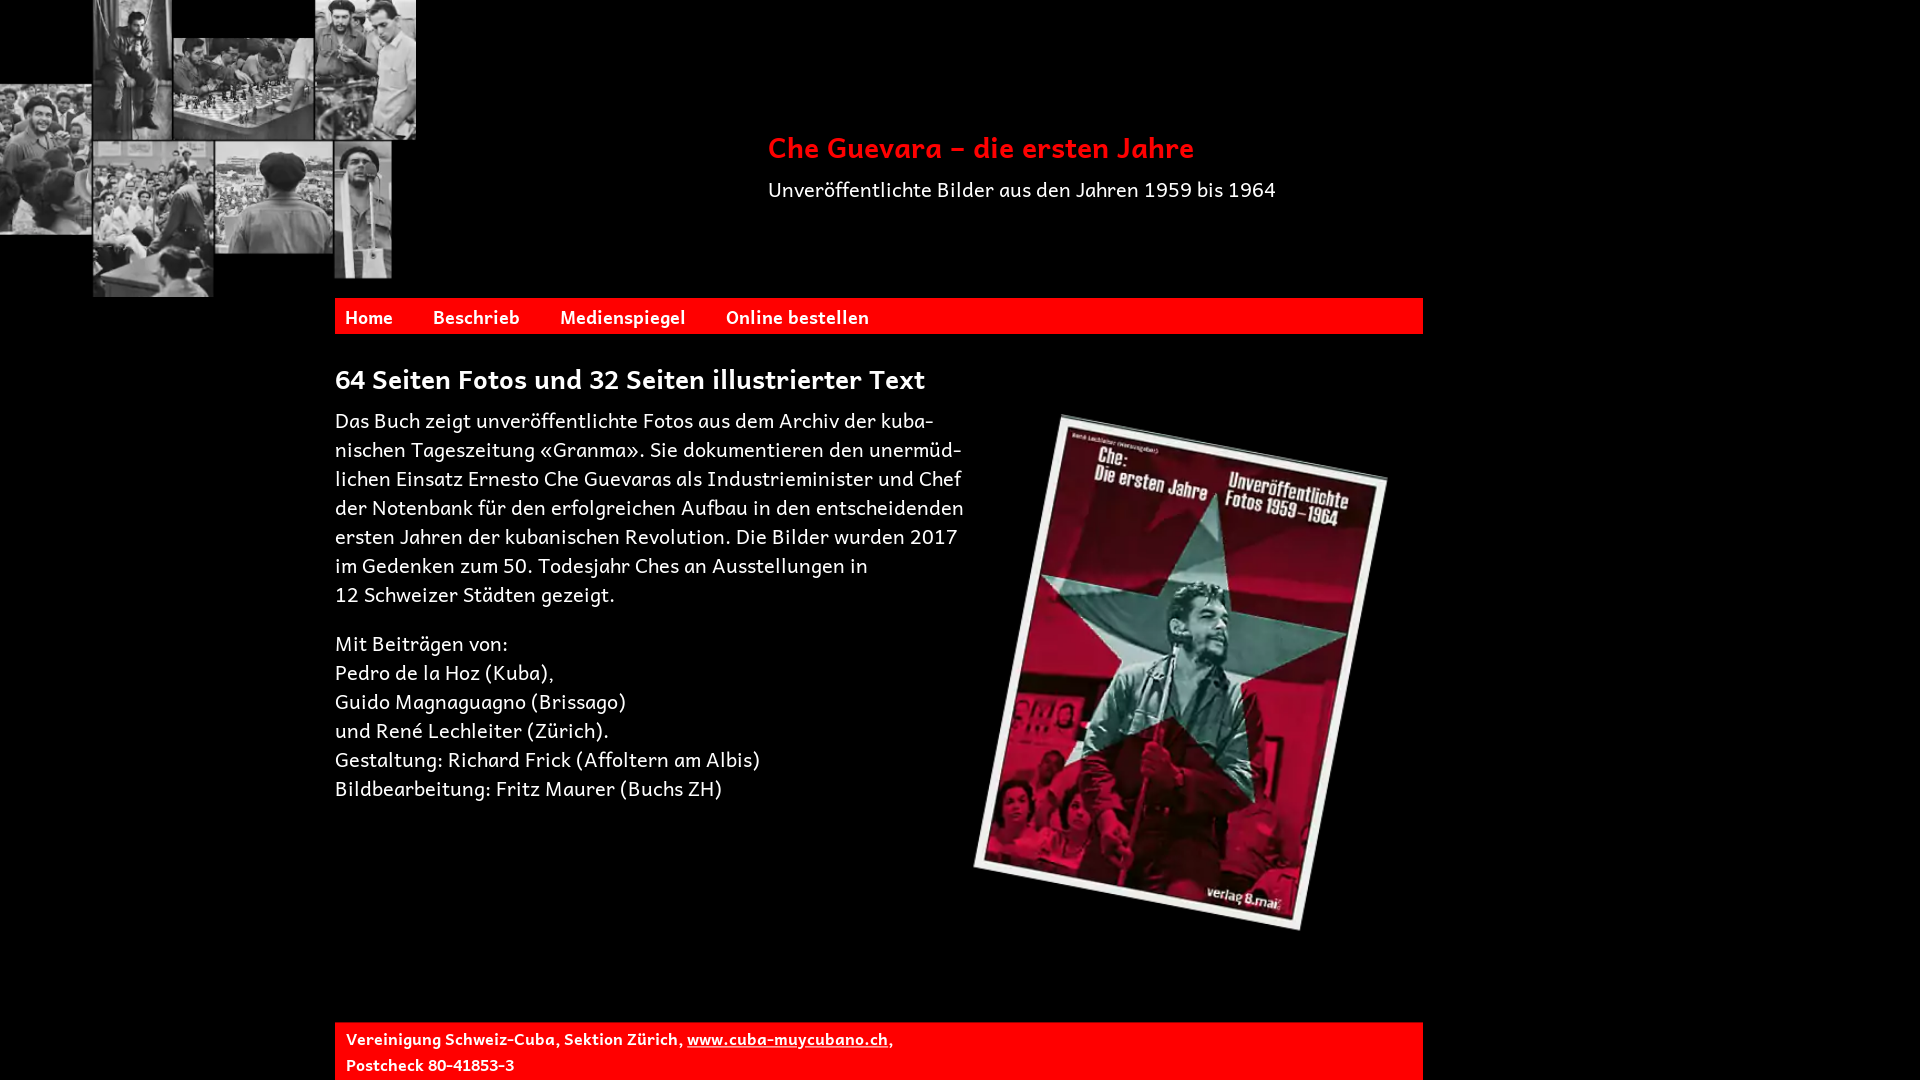 The width and height of the screenshot is (1920, 1080). What do you see at coordinates (622, 315) in the screenshot?
I see `'Medienspiegel'` at bounding box center [622, 315].